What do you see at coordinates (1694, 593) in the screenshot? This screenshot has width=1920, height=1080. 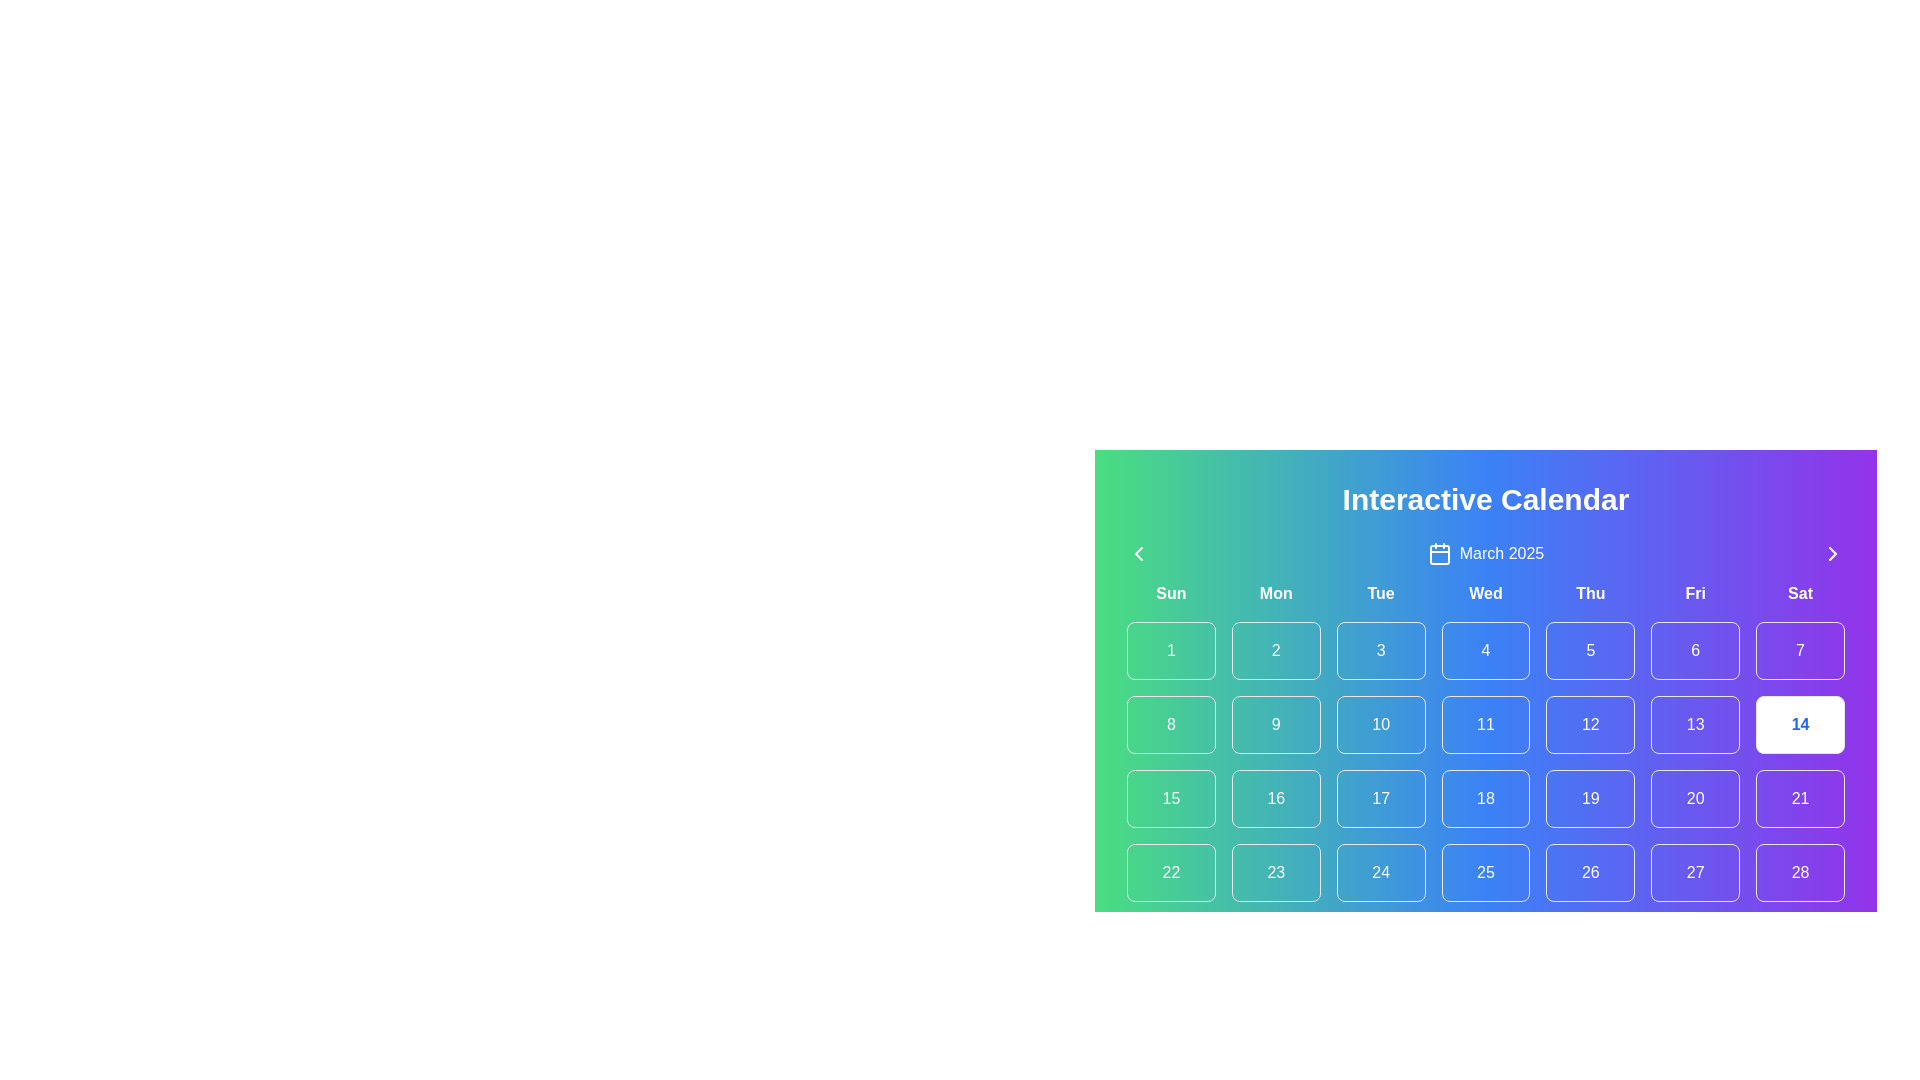 I see `the static label marking the Friday column in the calendar's weekday header row` at bounding box center [1694, 593].